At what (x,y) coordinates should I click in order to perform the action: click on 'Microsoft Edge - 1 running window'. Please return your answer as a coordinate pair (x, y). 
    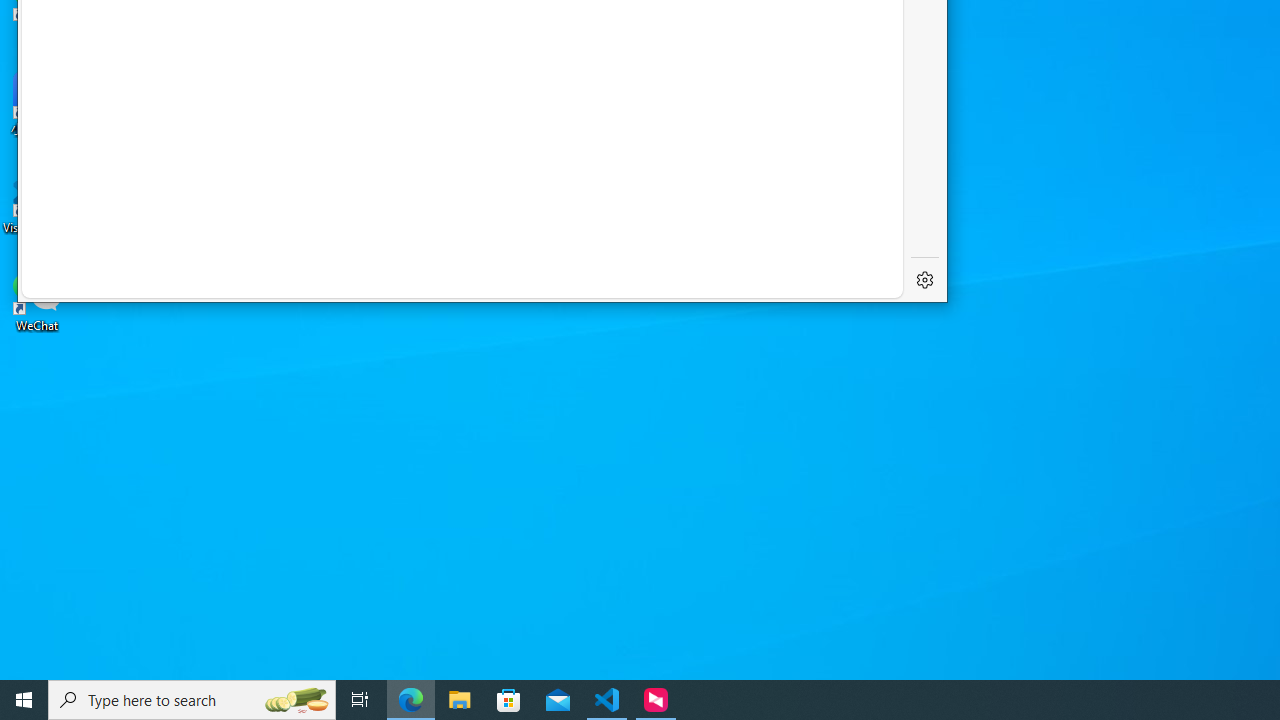
    Looking at the image, I should click on (410, 698).